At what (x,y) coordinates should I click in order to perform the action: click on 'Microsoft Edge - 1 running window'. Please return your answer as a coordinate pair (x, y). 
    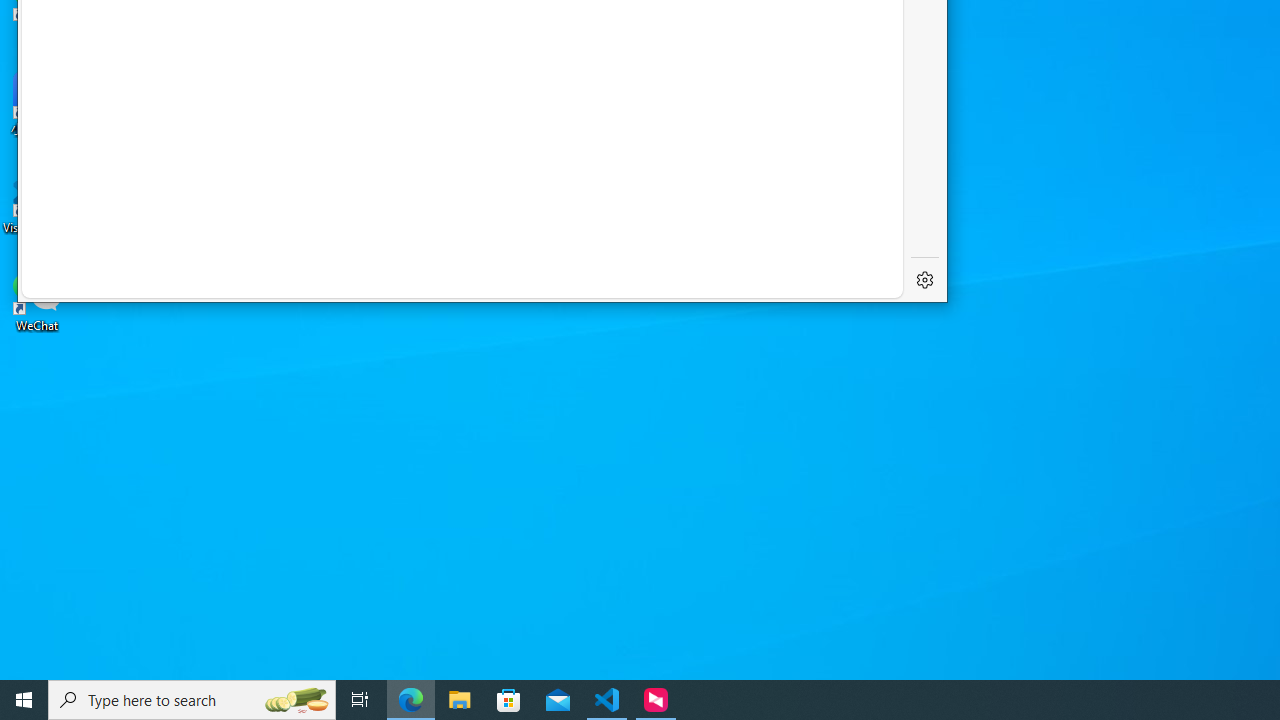
    Looking at the image, I should click on (410, 698).